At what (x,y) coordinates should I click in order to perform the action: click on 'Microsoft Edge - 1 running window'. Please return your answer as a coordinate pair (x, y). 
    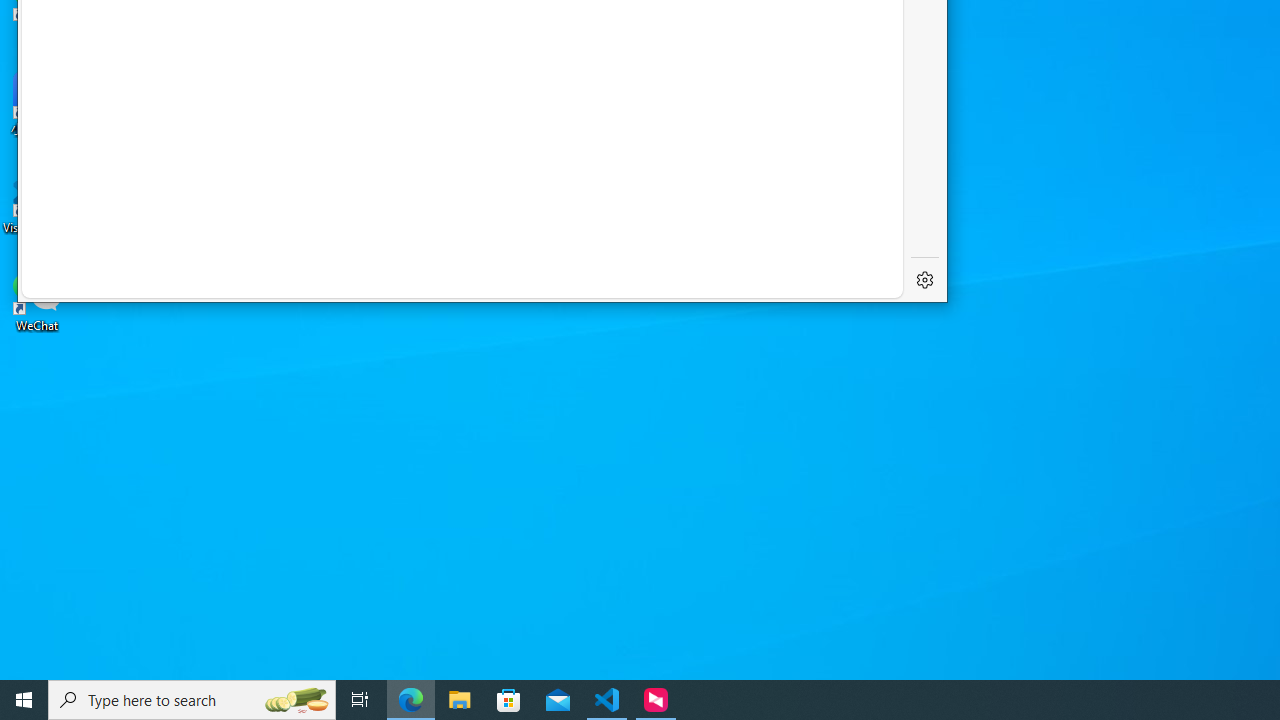
    Looking at the image, I should click on (410, 698).